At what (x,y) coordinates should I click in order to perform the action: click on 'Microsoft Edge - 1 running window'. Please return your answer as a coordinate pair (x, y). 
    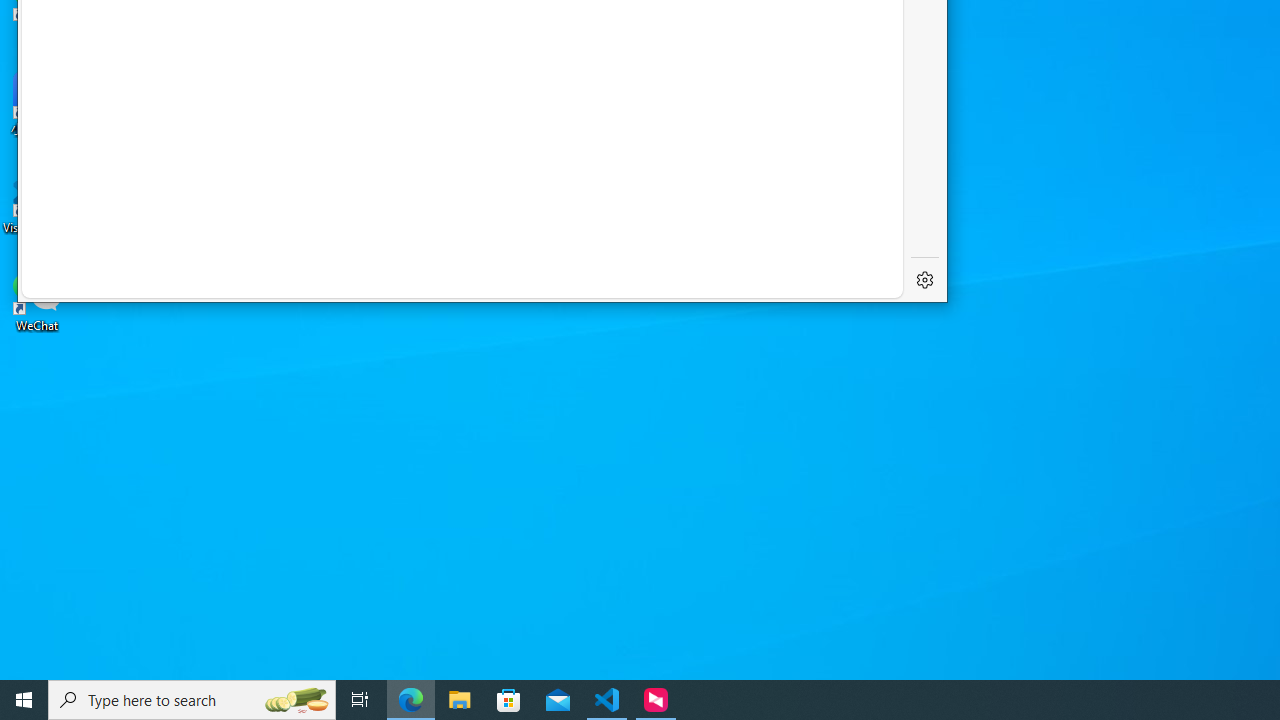
    Looking at the image, I should click on (410, 698).